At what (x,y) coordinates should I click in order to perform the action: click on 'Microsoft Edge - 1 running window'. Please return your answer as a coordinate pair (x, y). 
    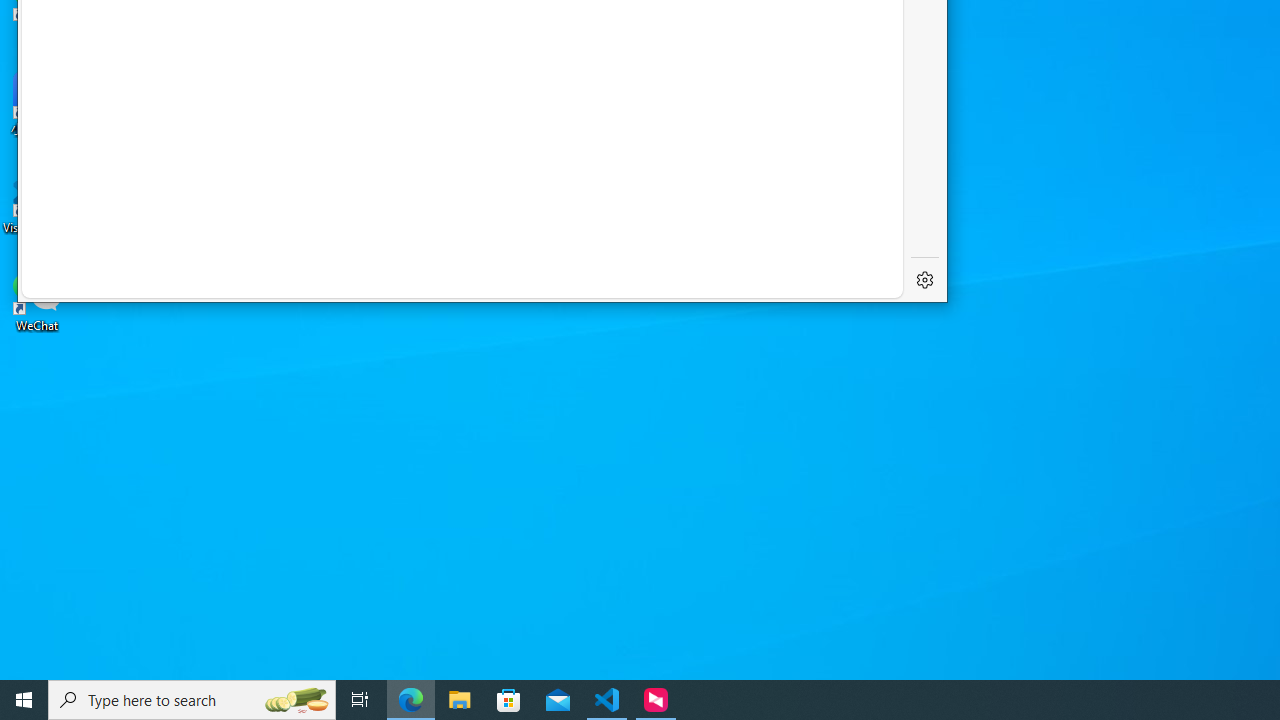
    Looking at the image, I should click on (410, 698).